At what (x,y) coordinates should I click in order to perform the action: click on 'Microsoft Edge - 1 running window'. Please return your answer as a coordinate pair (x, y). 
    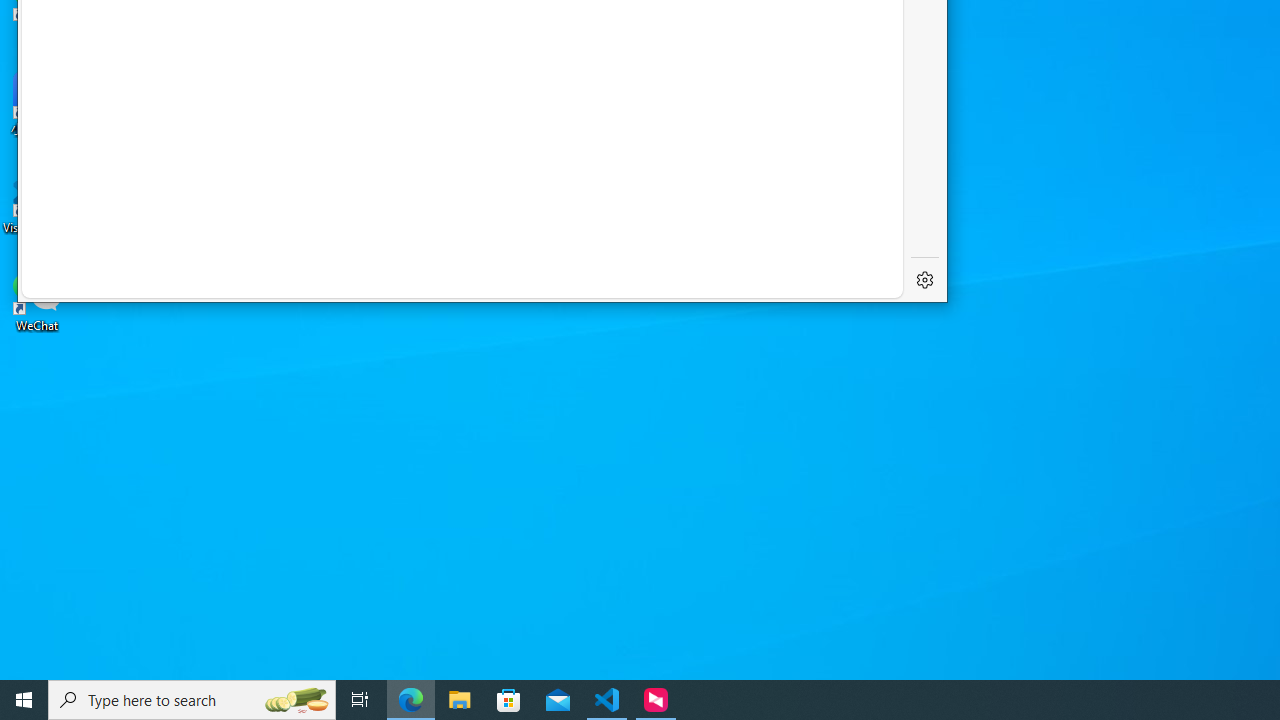
    Looking at the image, I should click on (410, 698).